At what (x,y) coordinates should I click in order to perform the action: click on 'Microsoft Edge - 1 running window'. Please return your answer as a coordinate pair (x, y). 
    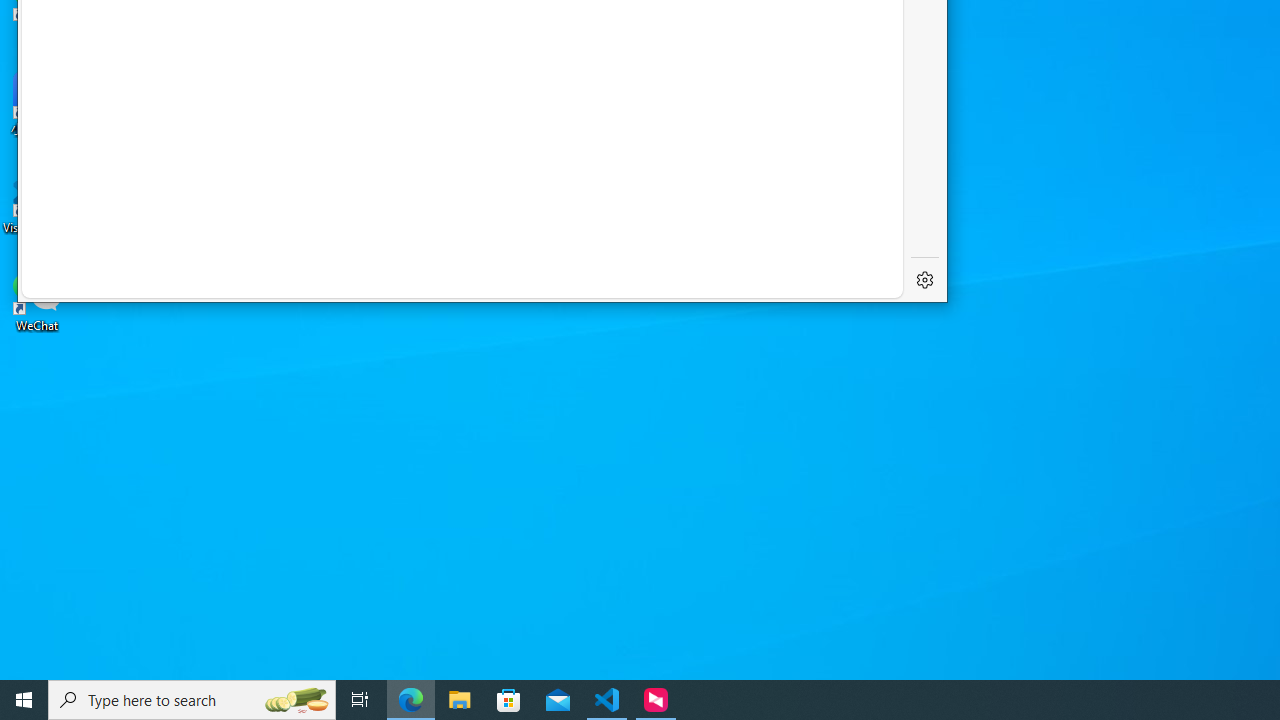
    Looking at the image, I should click on (410, 698).